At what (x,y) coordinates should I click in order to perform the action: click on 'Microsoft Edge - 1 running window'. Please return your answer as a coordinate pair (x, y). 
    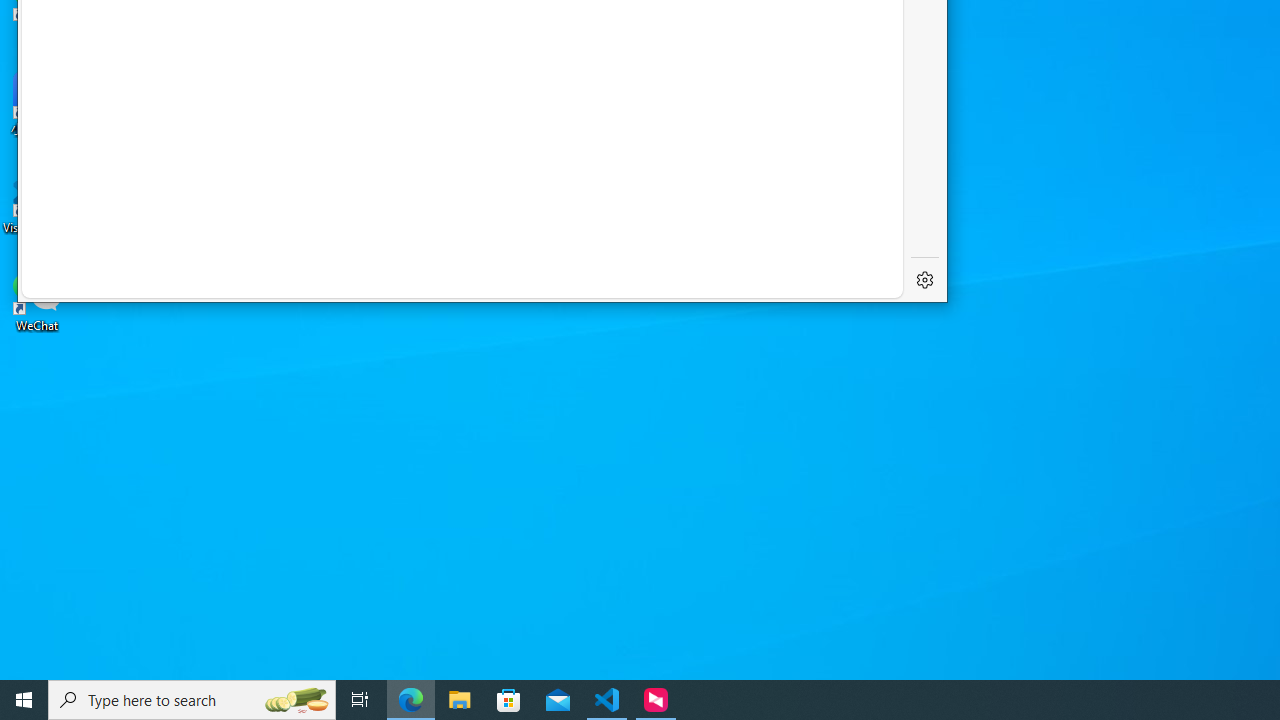
    Looking at the image, I should click on (410, 698).